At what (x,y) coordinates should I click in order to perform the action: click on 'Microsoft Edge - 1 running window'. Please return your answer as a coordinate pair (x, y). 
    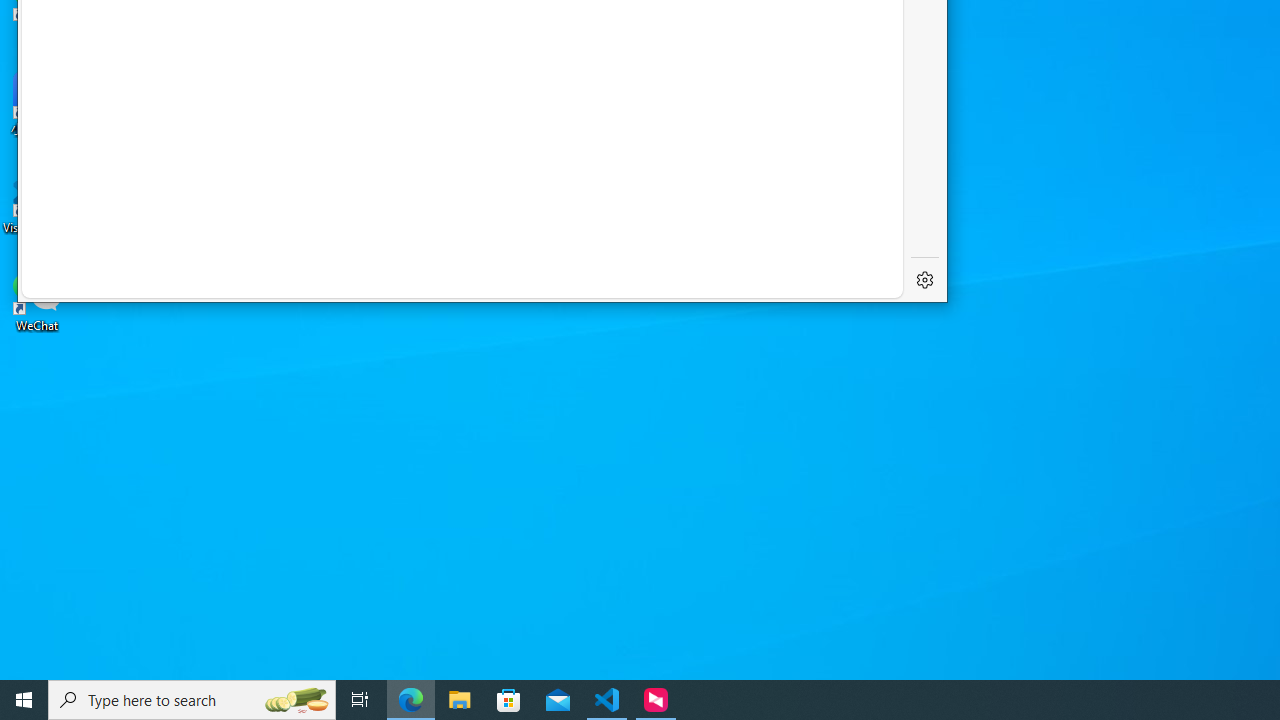
    Looking at the image, I should click on (410, 698).